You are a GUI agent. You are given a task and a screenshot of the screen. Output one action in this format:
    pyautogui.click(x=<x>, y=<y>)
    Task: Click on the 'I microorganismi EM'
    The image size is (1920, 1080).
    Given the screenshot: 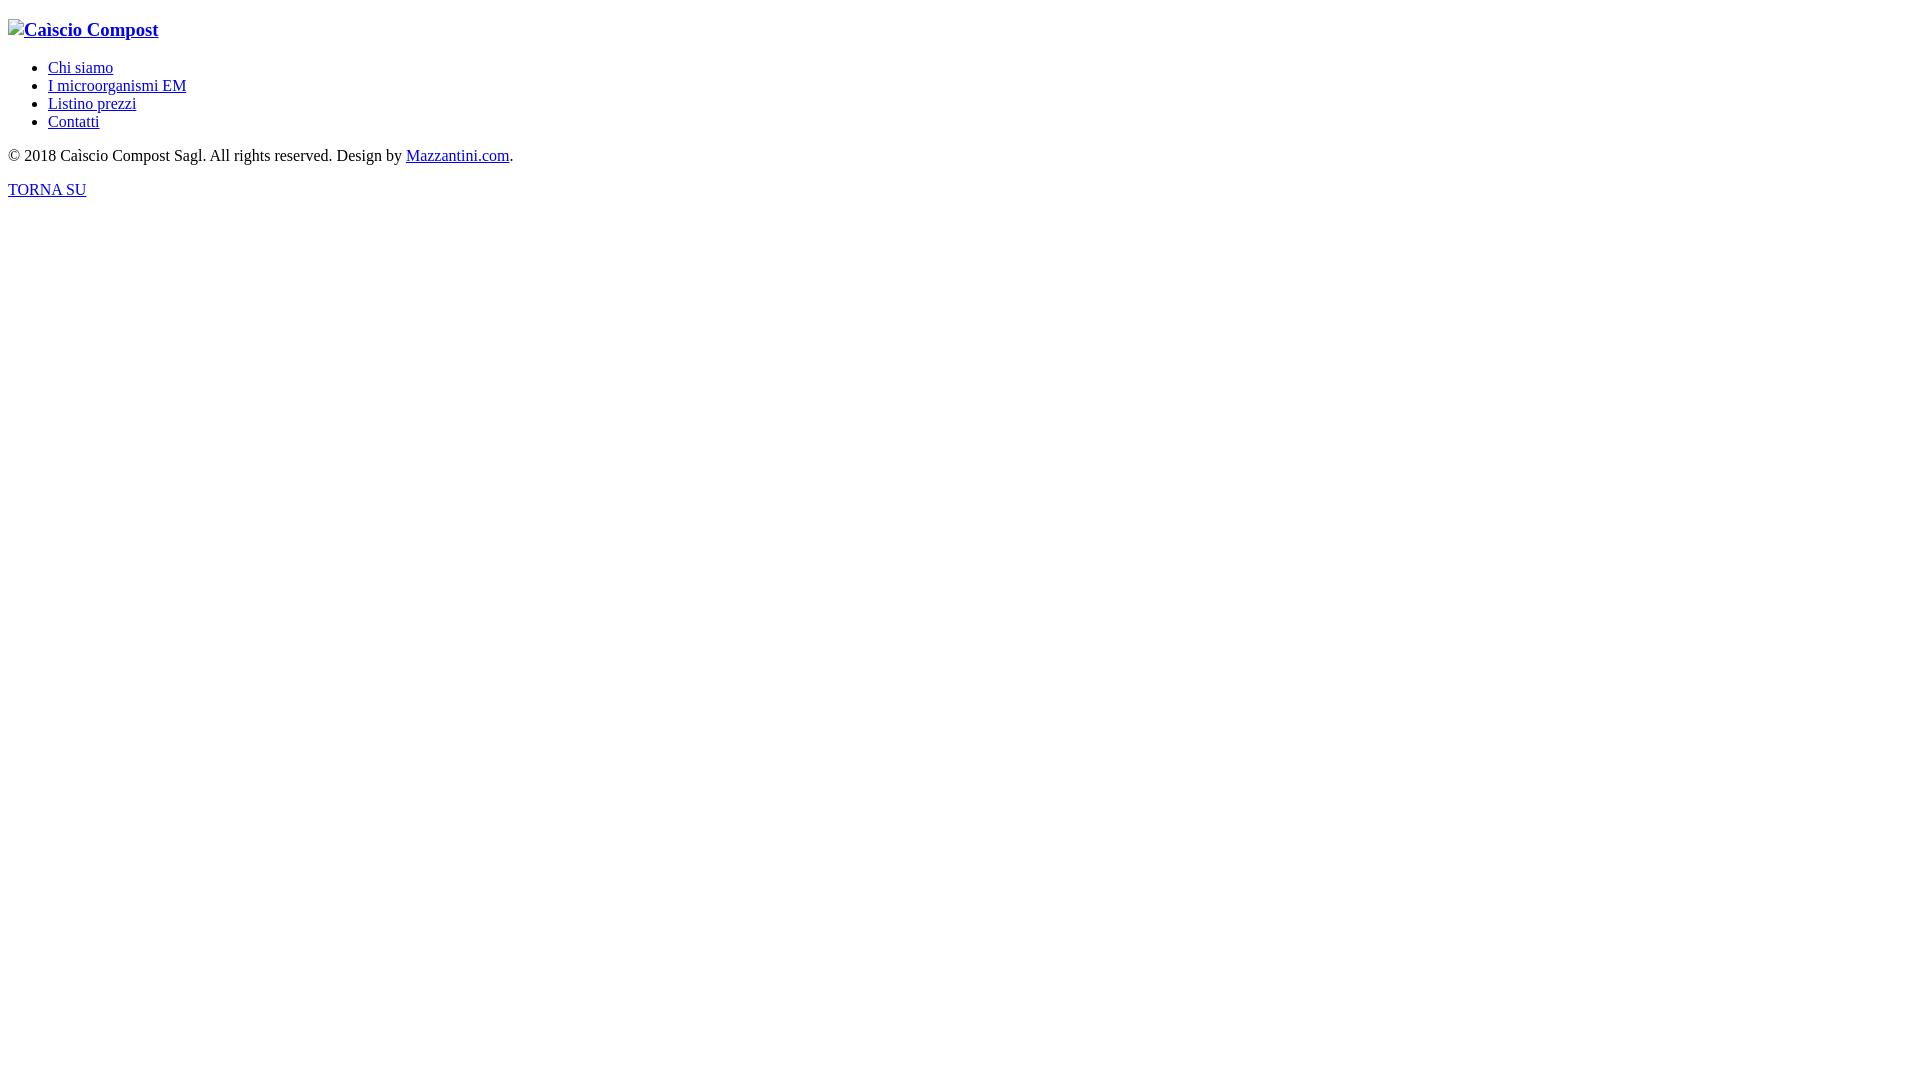 What is the action you would take?
    pyautogui.click(x=115, y=84)
    